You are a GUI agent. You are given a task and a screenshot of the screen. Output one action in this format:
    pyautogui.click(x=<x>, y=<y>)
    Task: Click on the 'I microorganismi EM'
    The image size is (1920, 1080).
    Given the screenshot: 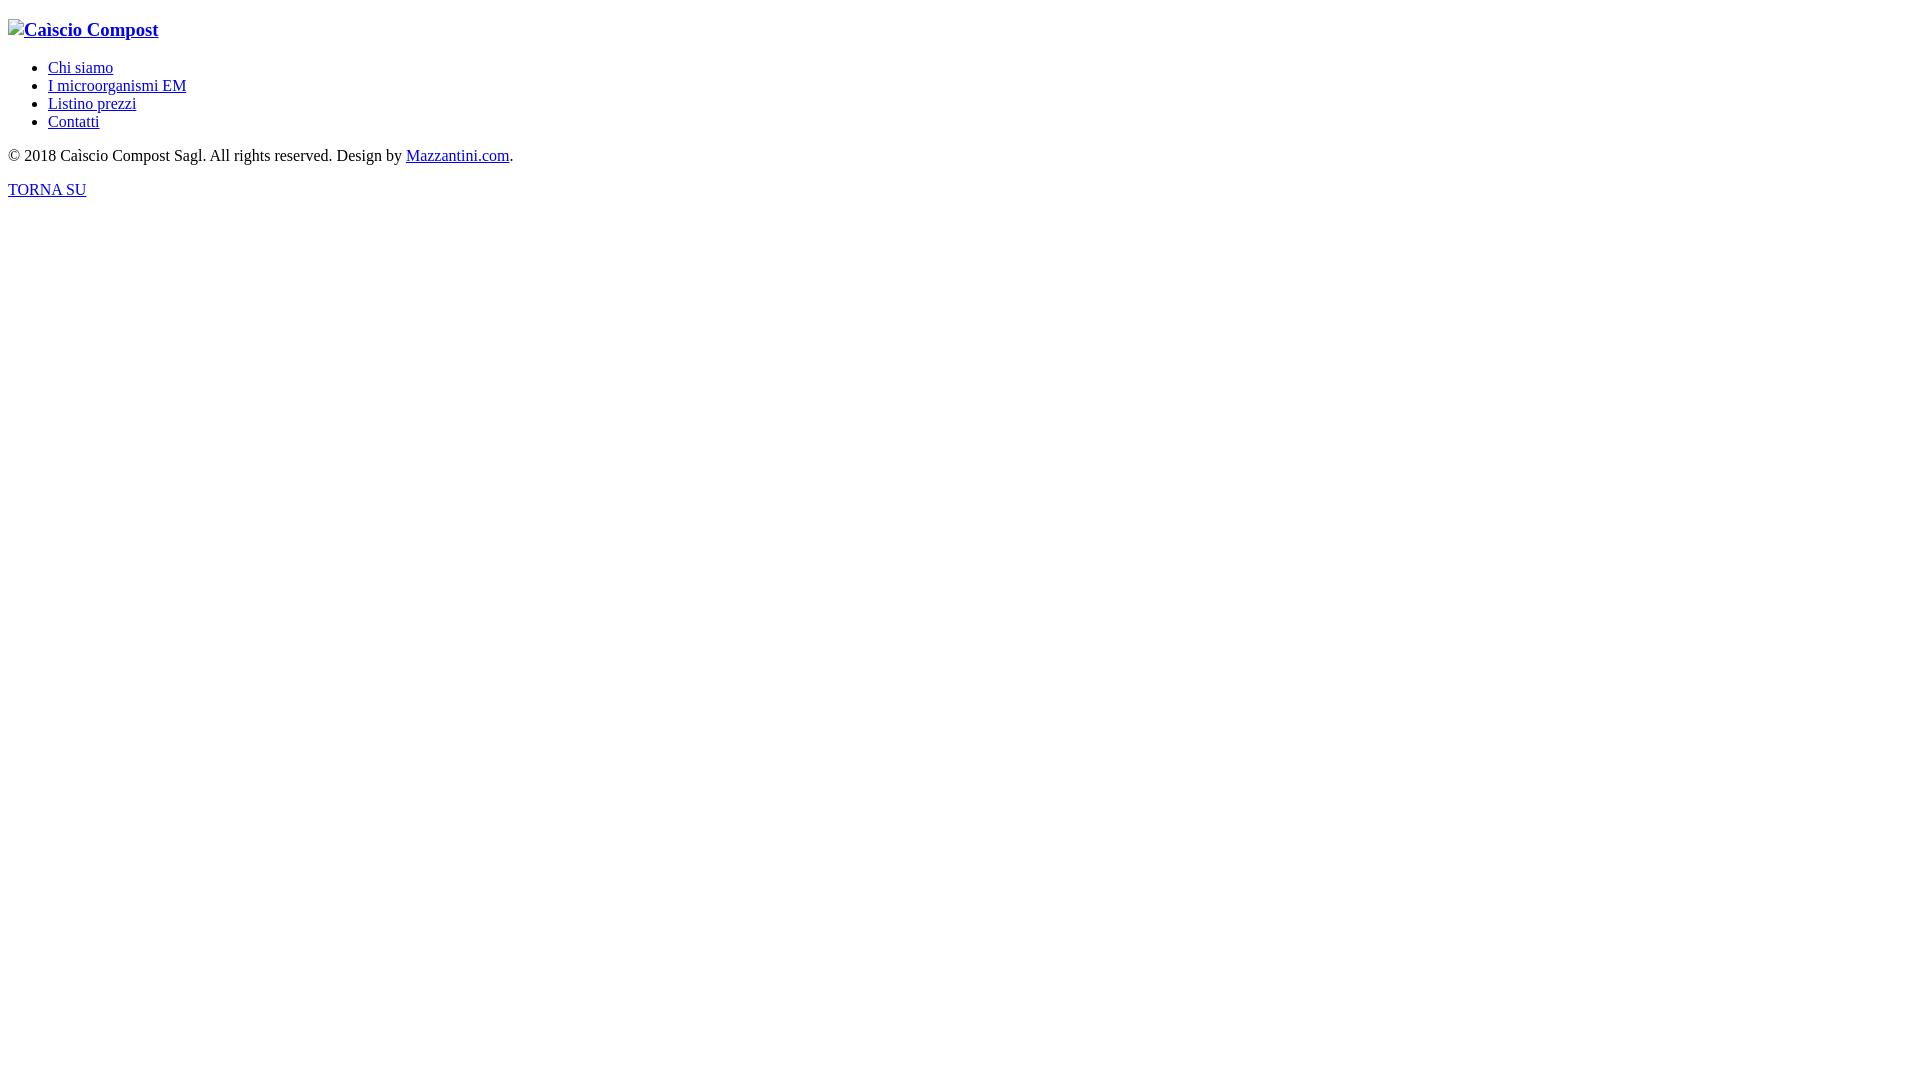 What is the action you would take?
    pyautogui.click(x=115, y=84)
    